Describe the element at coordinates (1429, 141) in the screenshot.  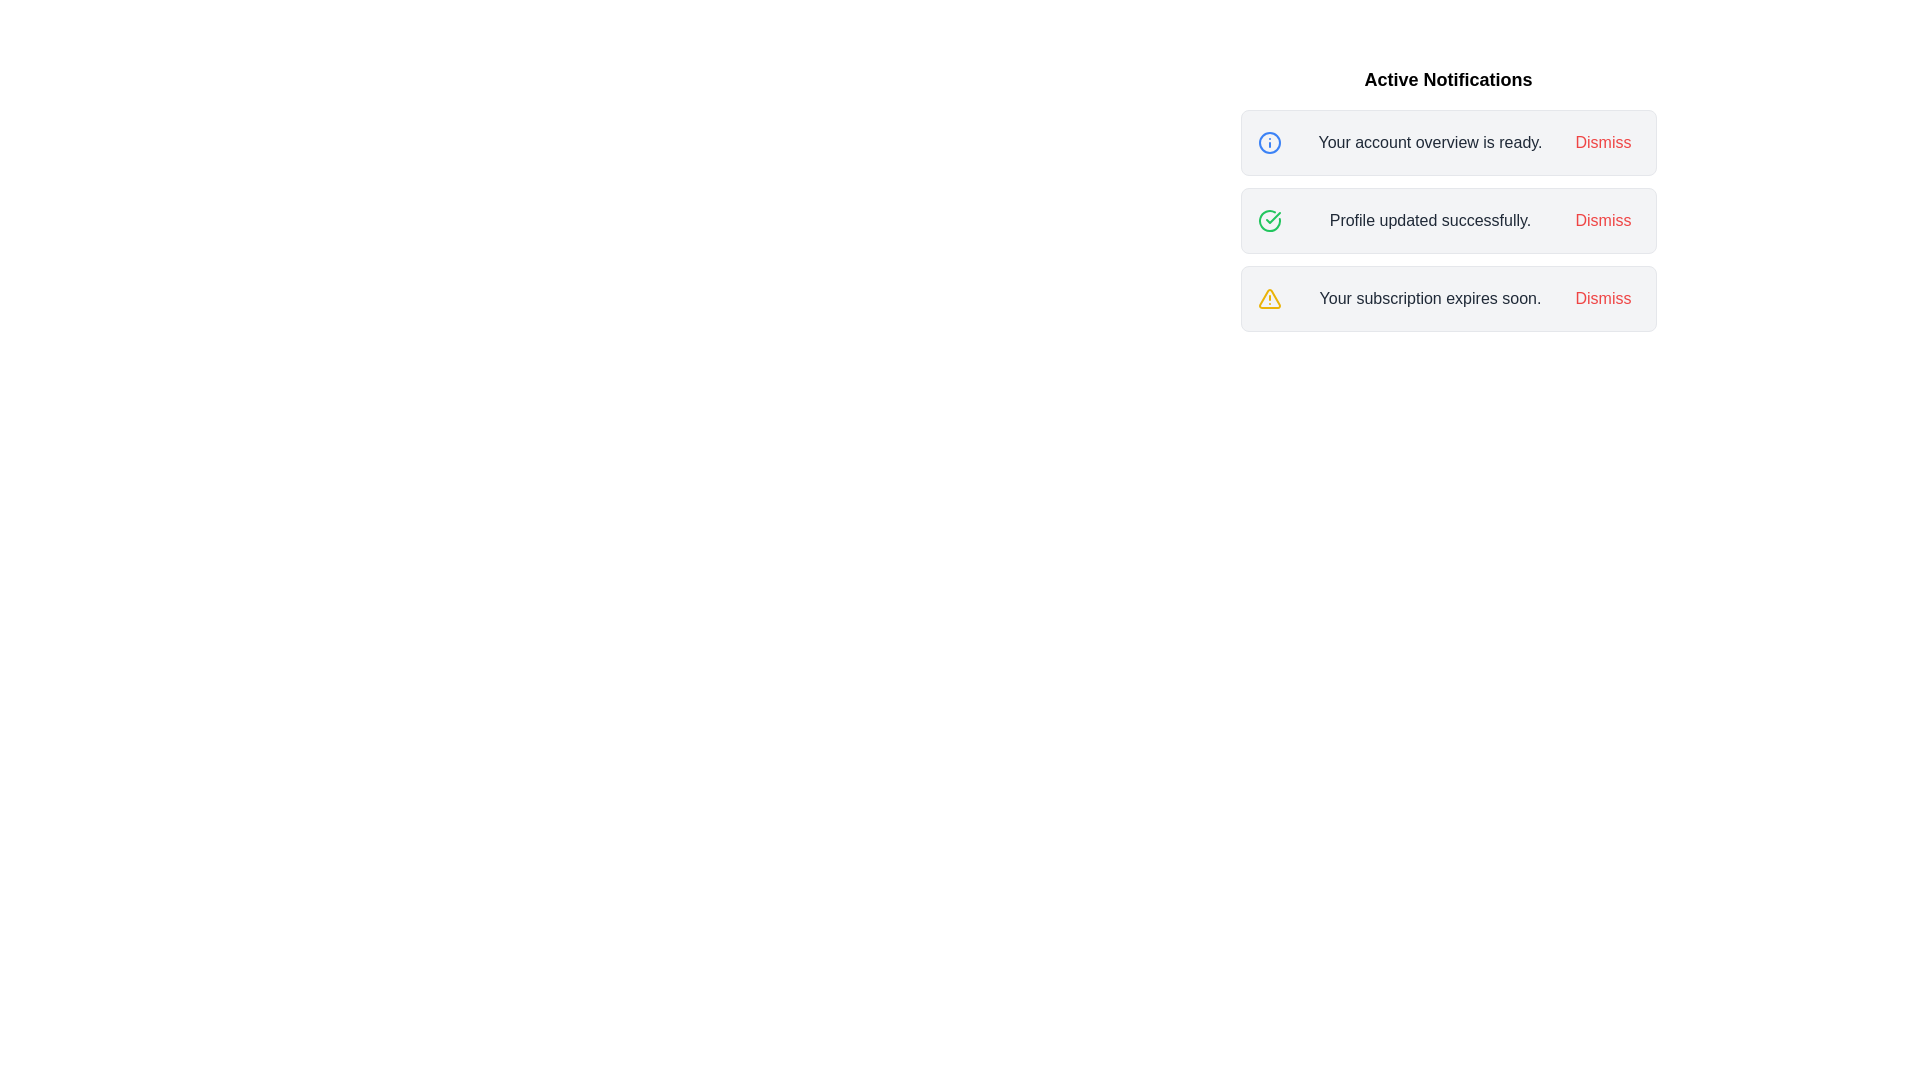
I see `the text of the notification with message 'Your account overview is ready.'` at that location.